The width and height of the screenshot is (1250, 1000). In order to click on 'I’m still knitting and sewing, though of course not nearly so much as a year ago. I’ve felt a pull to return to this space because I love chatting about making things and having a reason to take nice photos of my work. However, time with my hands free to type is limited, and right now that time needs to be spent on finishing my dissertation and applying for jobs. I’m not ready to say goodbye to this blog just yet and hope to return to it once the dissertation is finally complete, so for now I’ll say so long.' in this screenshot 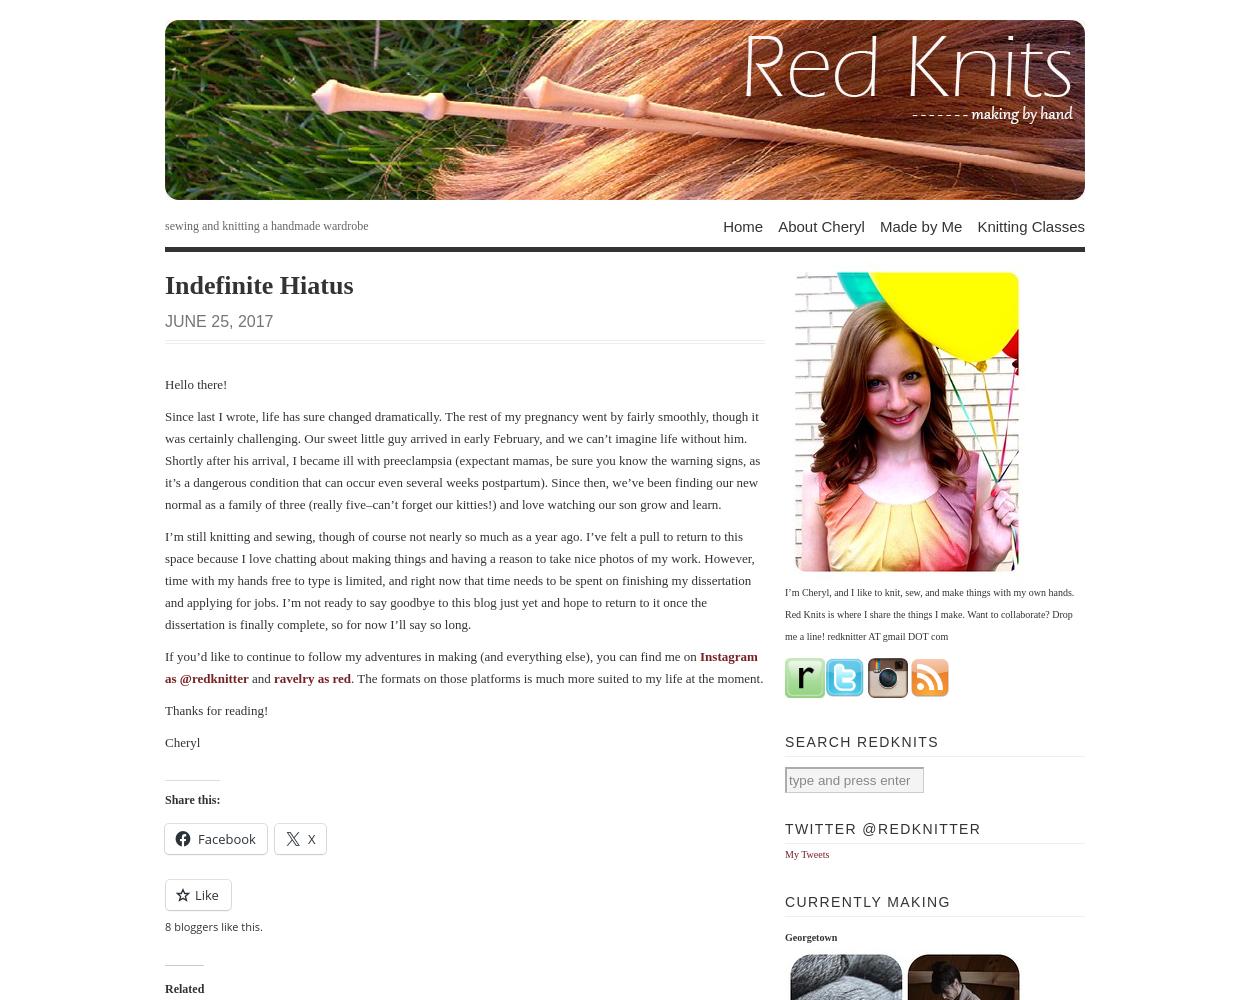, I will do `click(458, 578)`.